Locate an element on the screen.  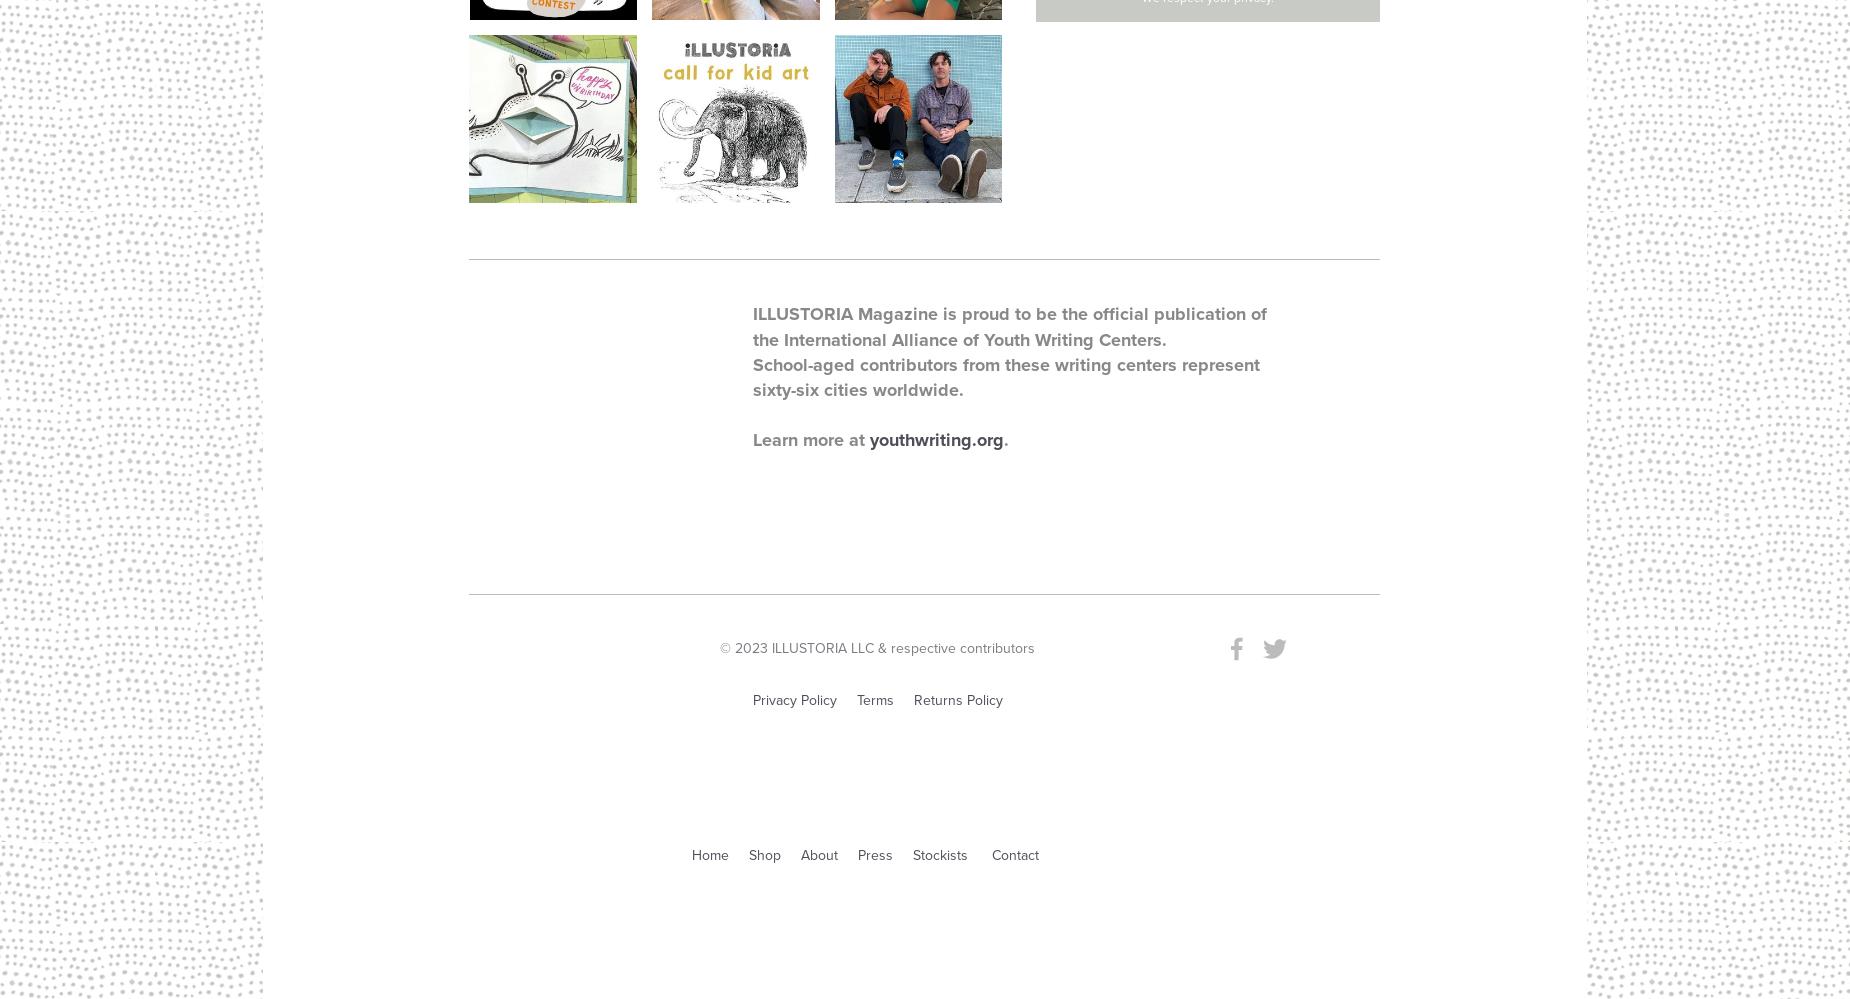
'About' is located at coordinates (819, 854).